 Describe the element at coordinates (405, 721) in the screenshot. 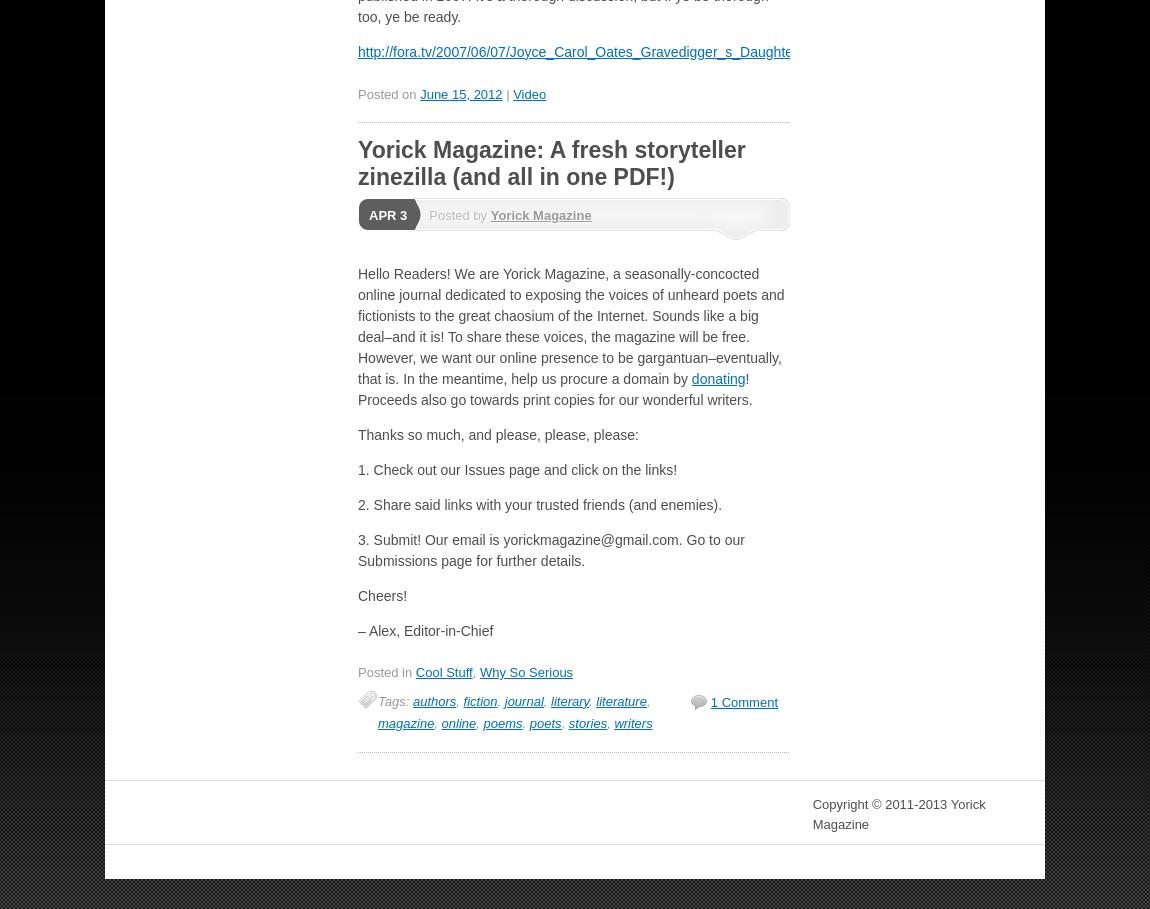

I see `'magazine'` at that location.